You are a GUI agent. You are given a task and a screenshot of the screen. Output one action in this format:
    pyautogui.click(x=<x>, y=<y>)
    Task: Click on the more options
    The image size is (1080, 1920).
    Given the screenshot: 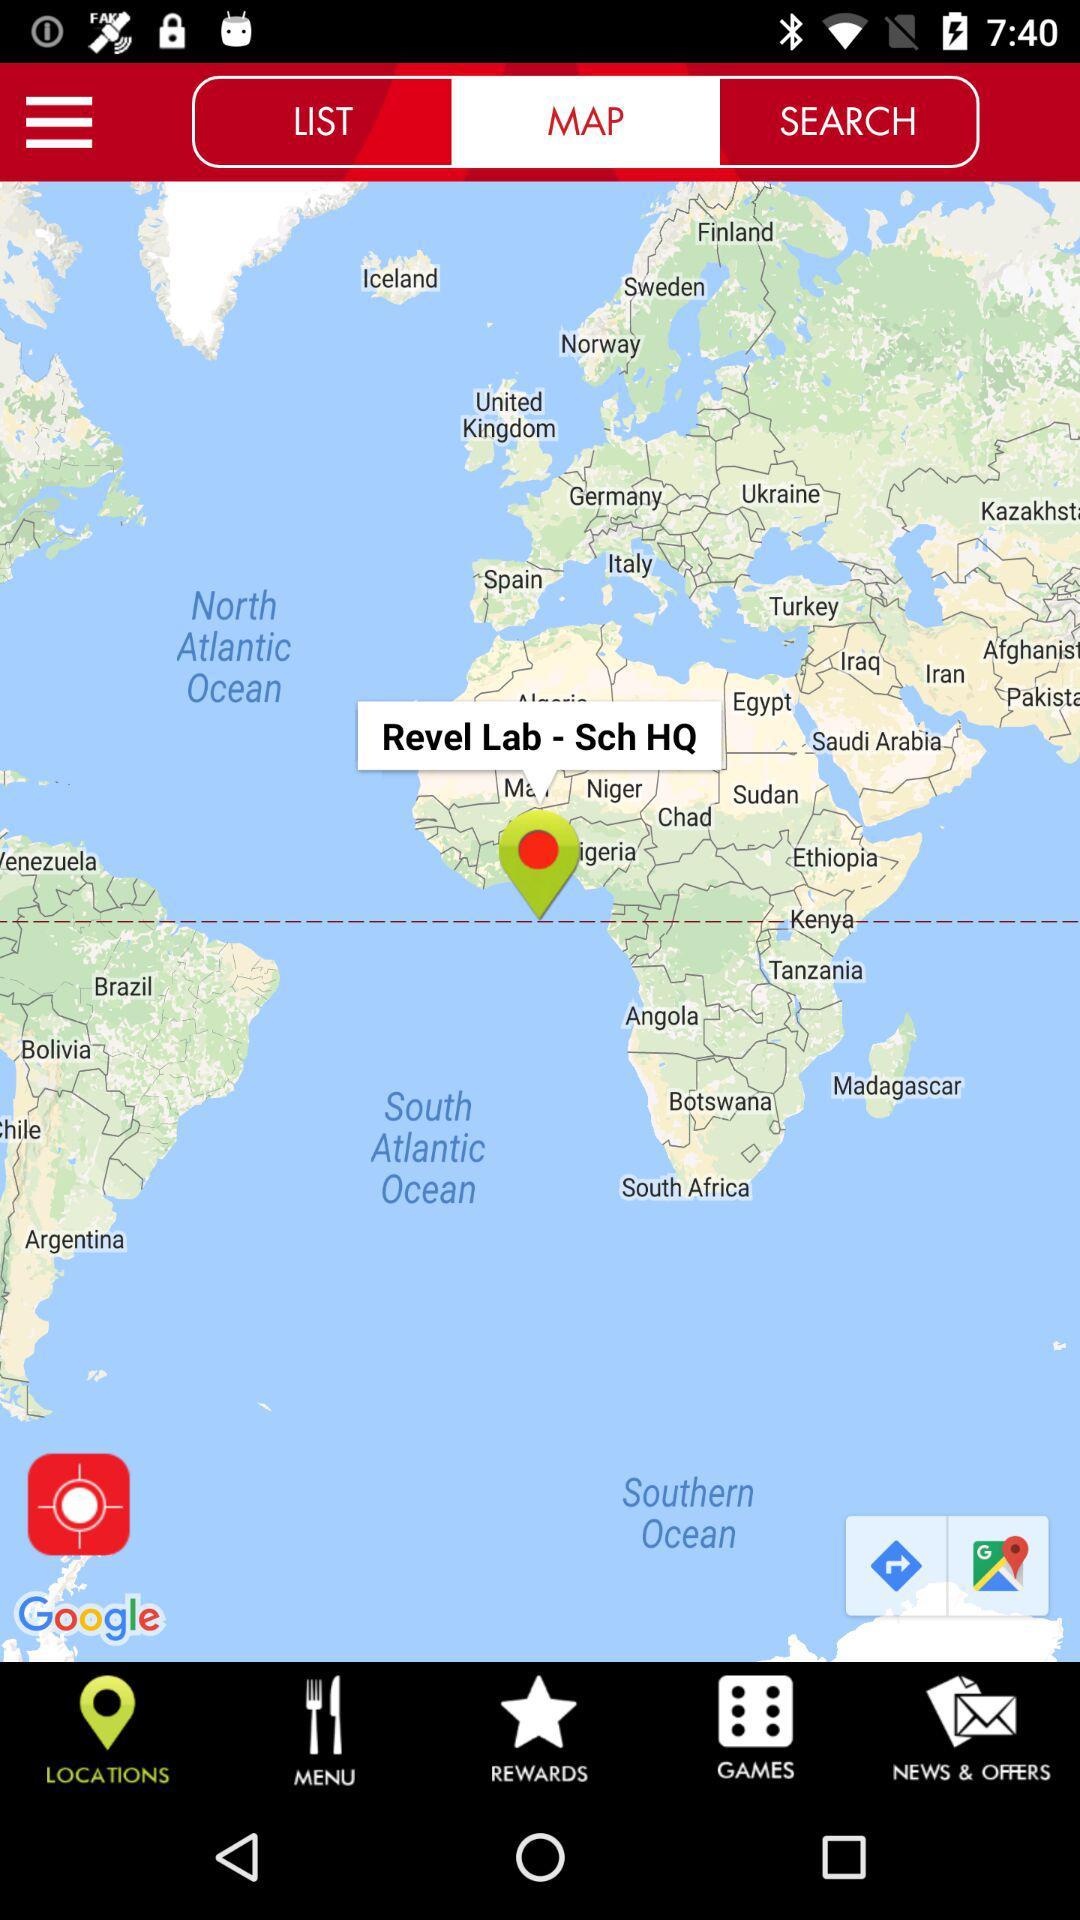 What is the action you would take?
    pyautogui.click(x=58, y=121)
    